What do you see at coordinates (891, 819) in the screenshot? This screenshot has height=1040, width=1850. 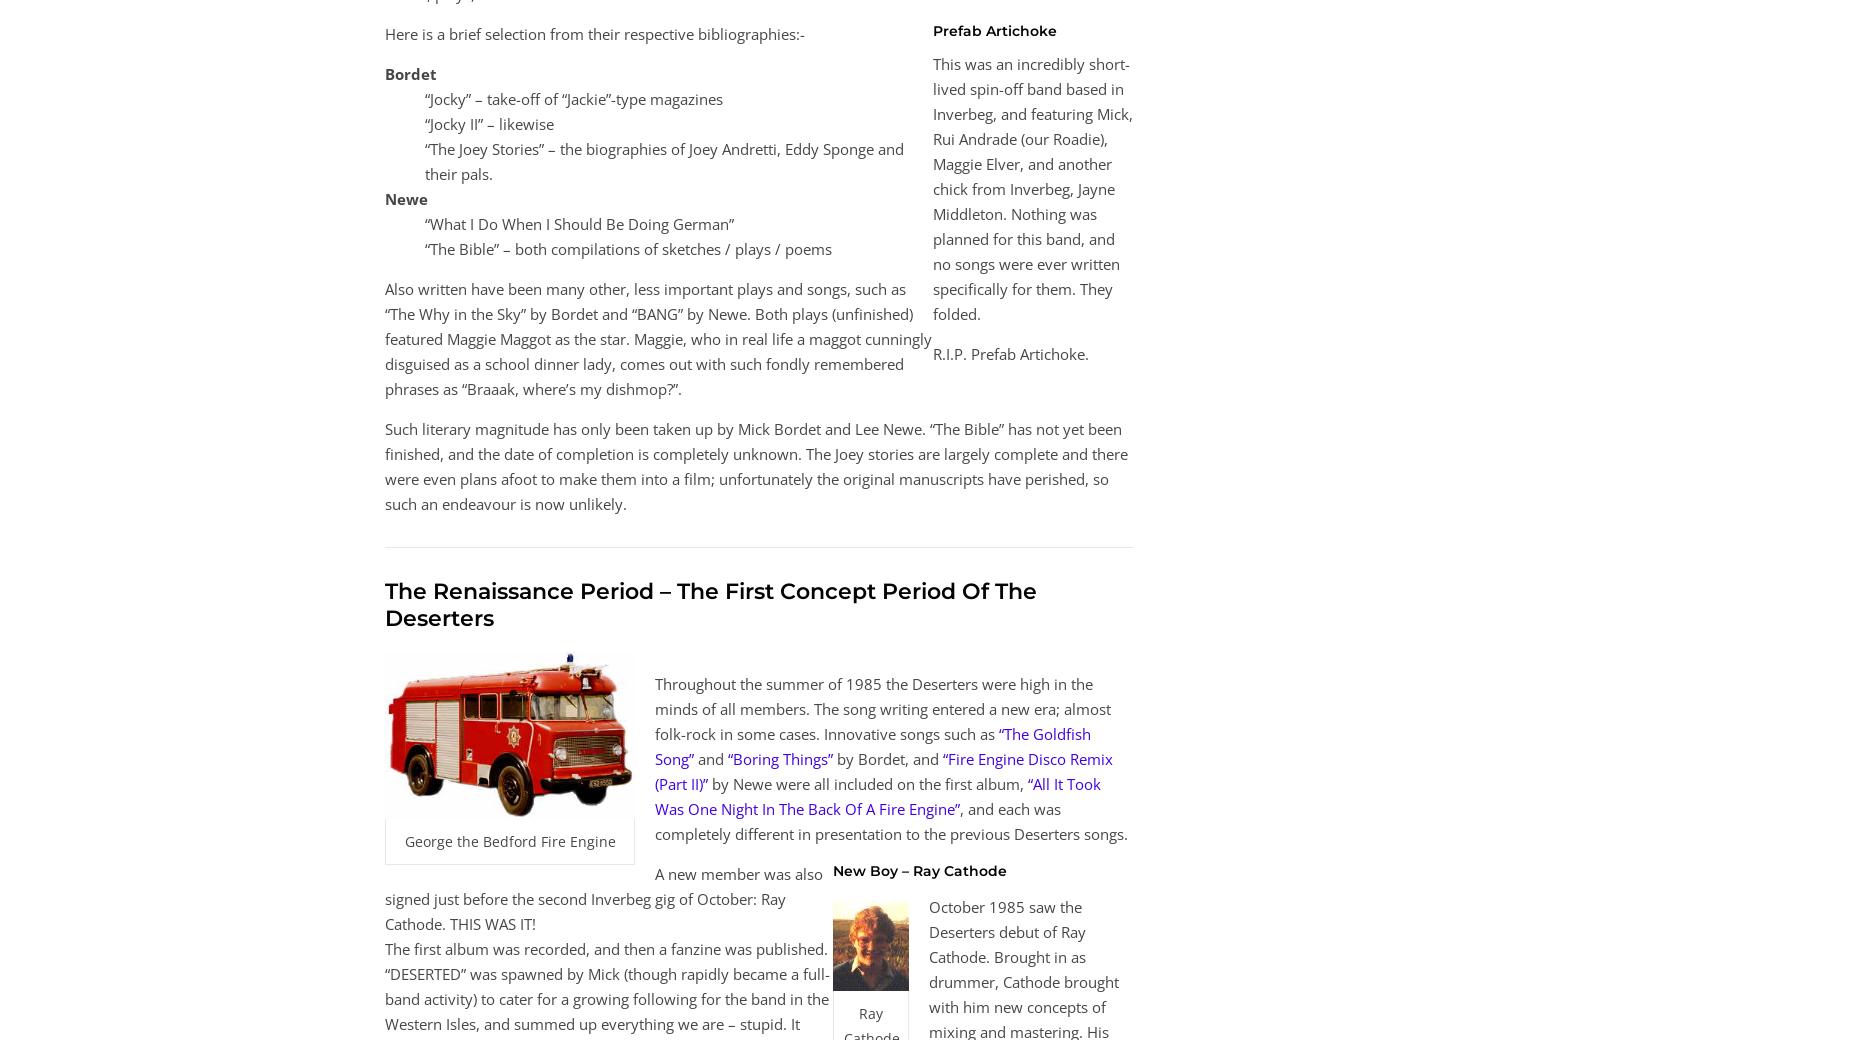 I see `', and each was completely different in presentation to the previous Deserters songs.'` at bounding box center [891, 819].